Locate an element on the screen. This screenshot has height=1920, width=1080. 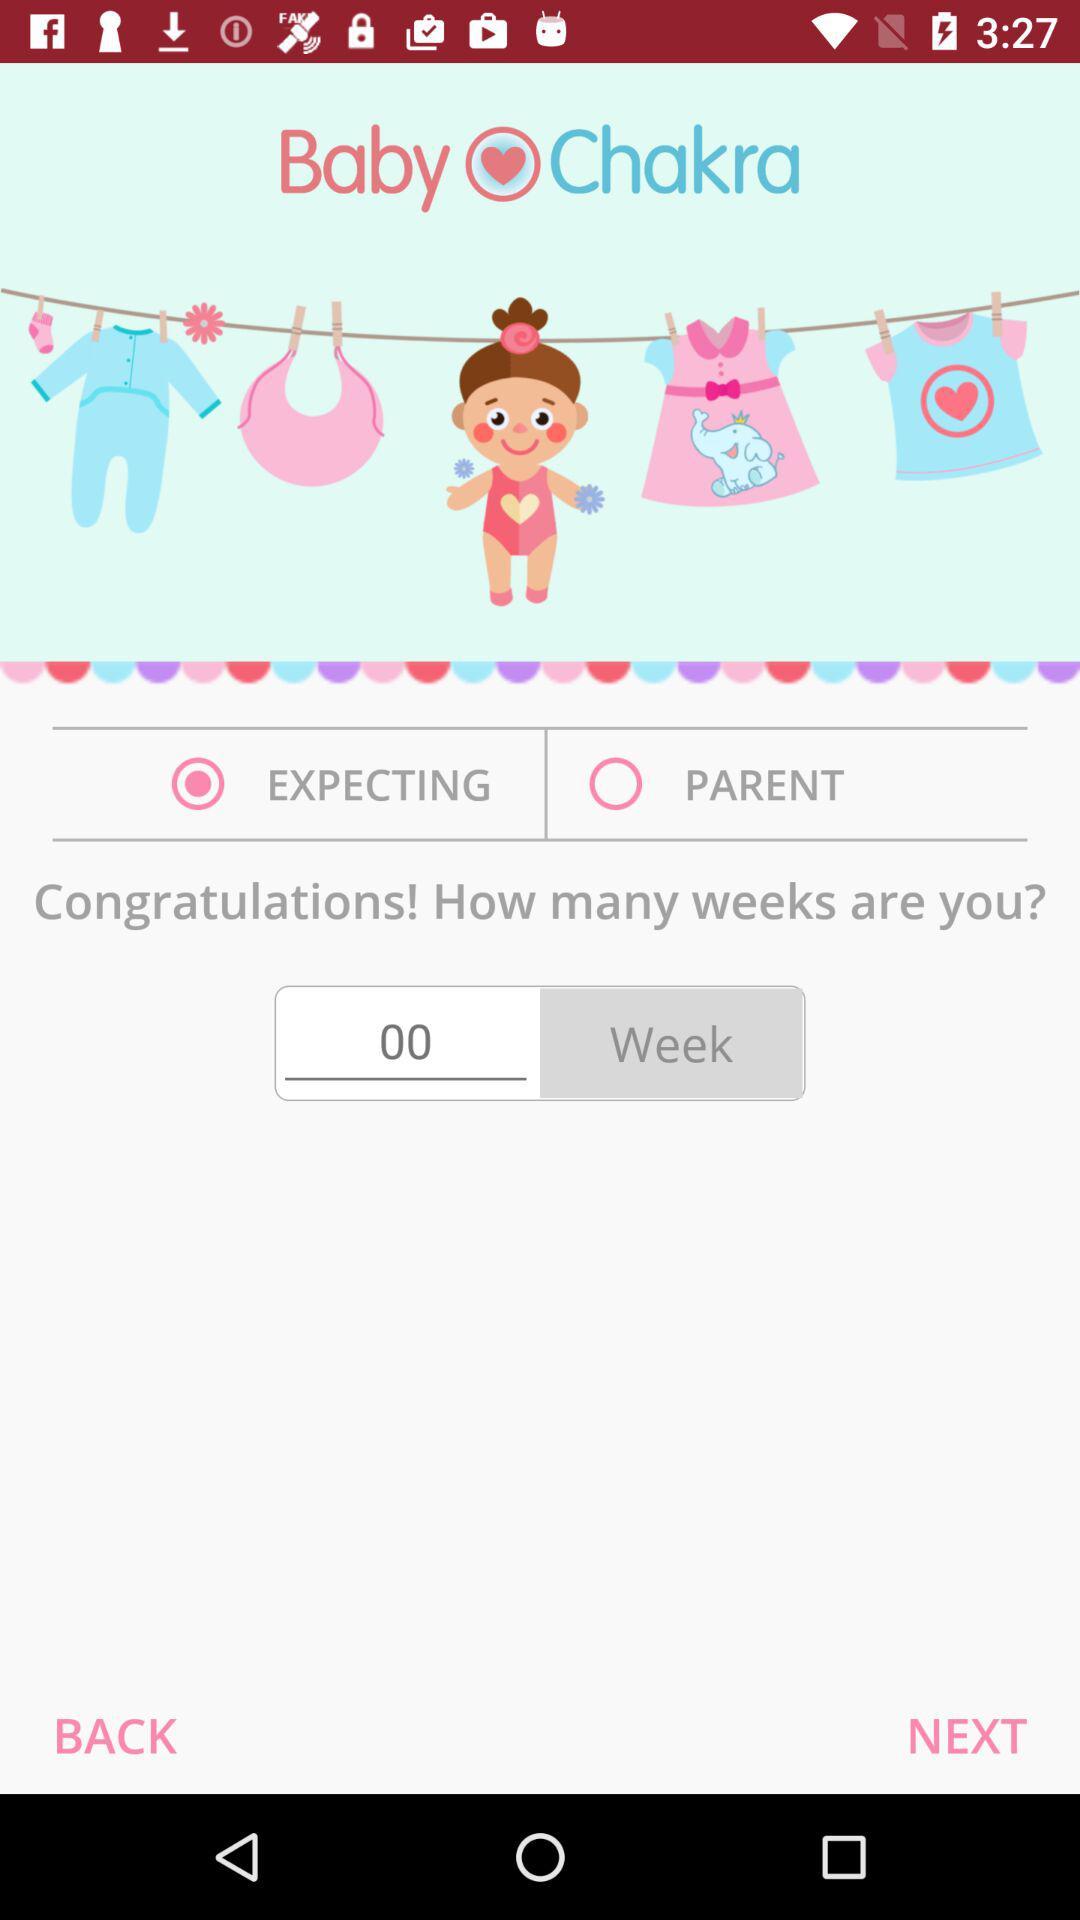
the next icon is located at coordinates (965, 1734).